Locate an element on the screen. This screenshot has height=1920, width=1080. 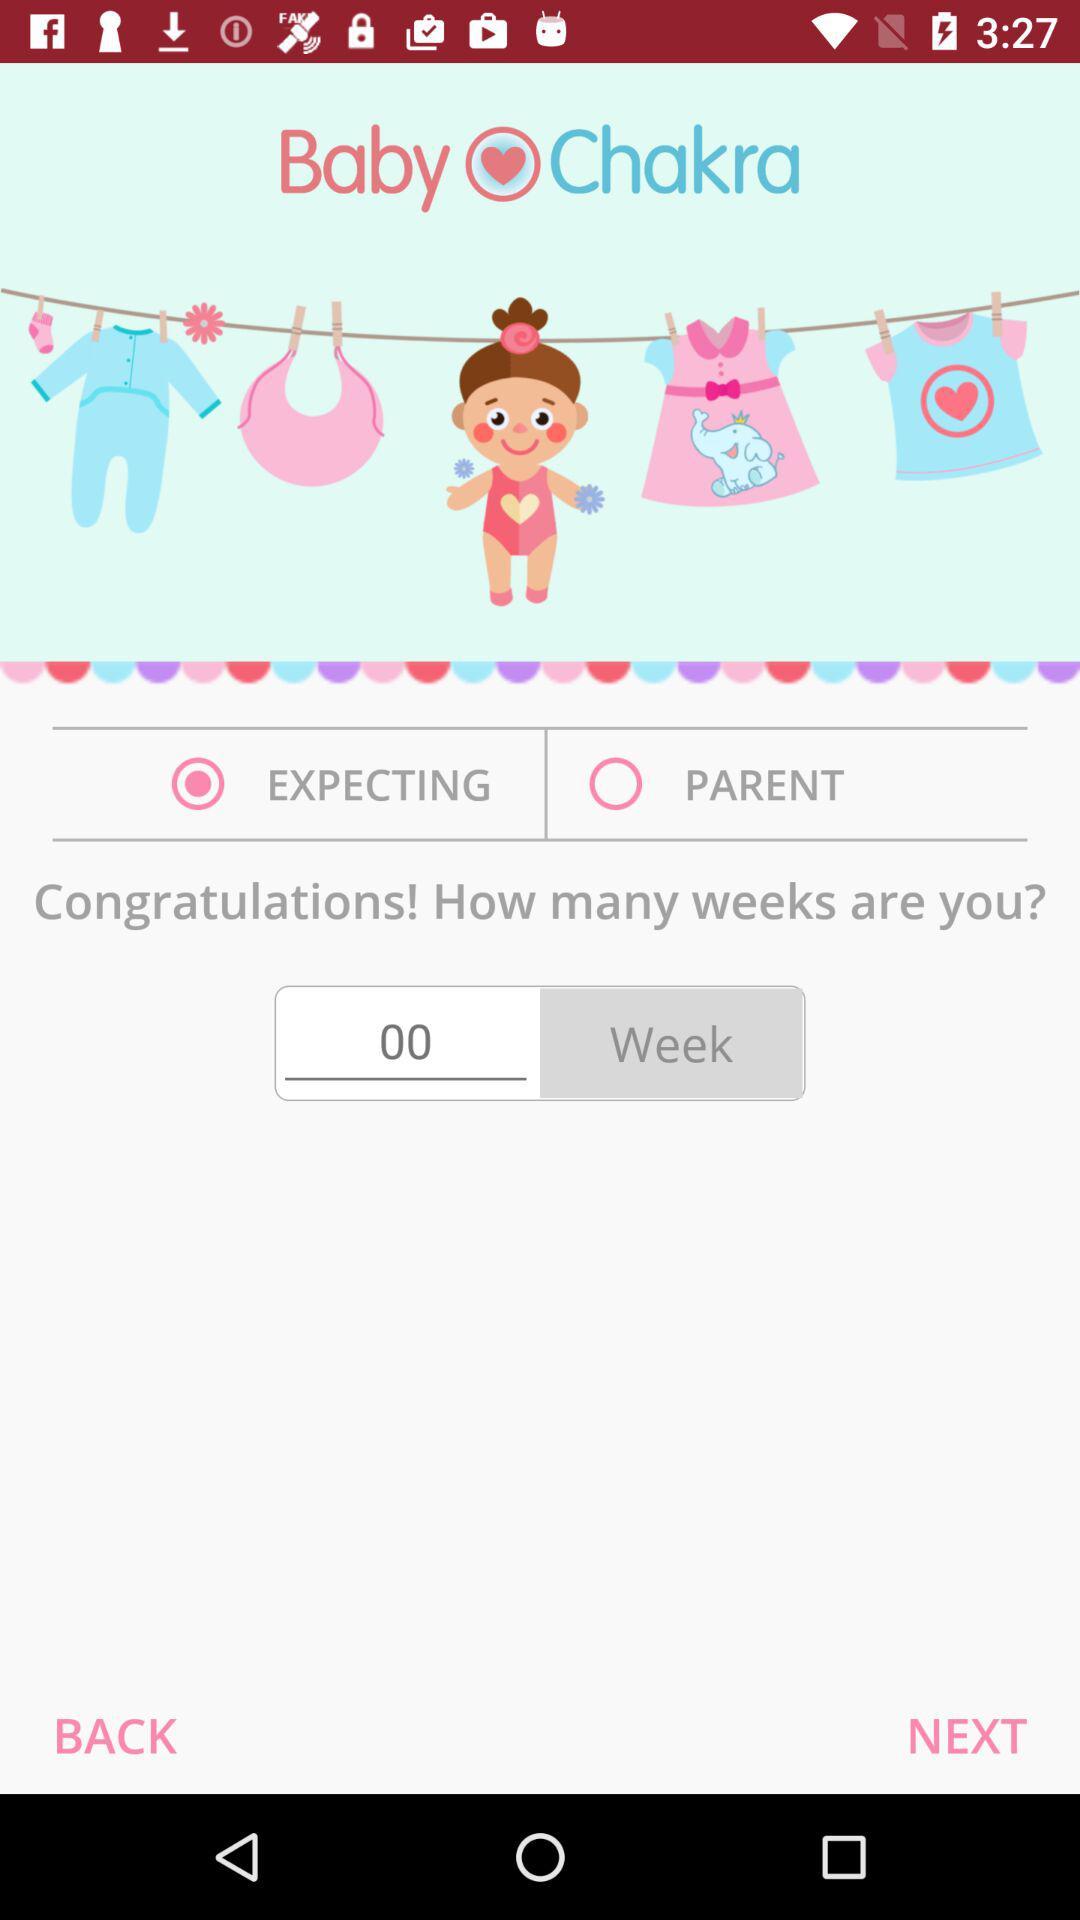
the next icon is located at coordinates (965, 1734).